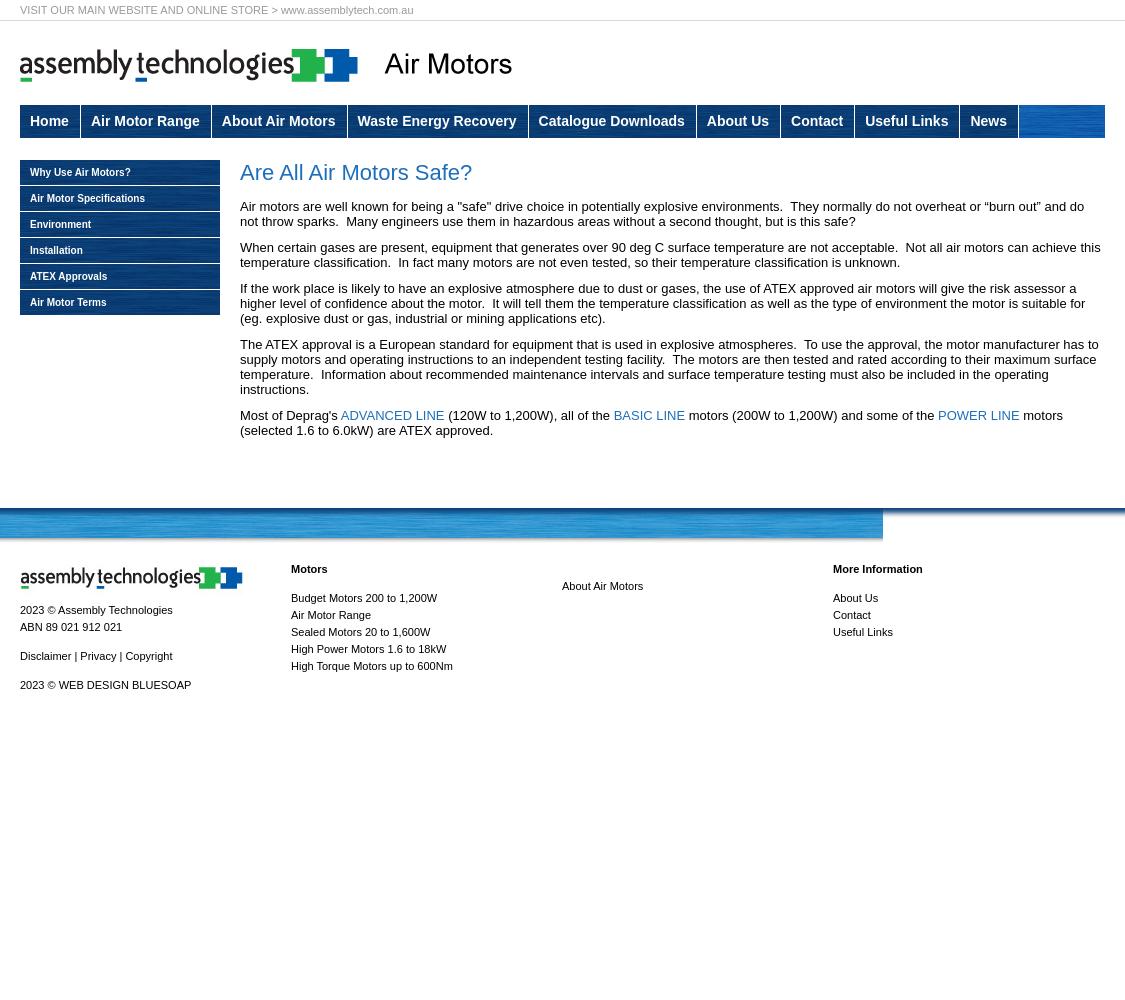  I want to click on 'Home', so click(48, 120).